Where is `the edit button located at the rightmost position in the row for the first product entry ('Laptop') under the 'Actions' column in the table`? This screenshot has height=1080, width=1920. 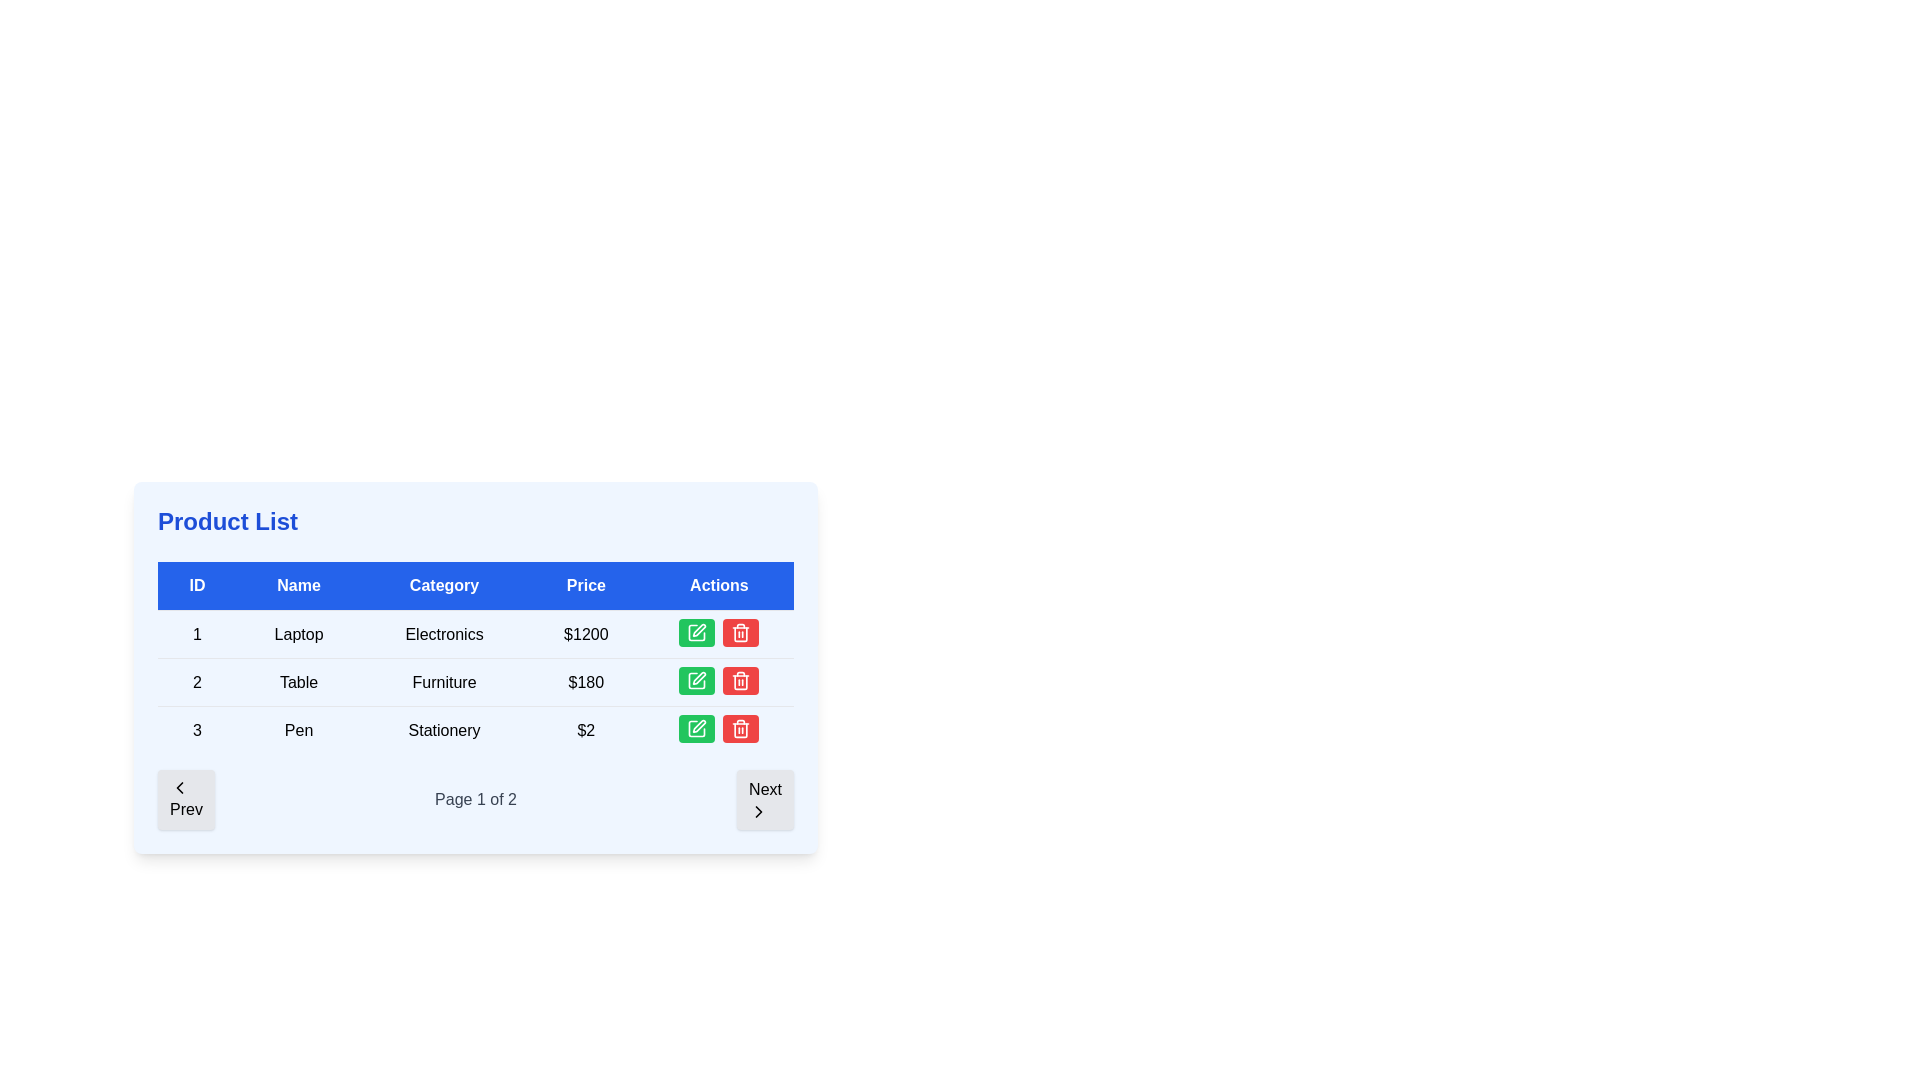
the edit button located at the rightmost position in the row for the first product entry ('Laptop') under the 'Actions' column in the table is located at coordinates (697, 632).